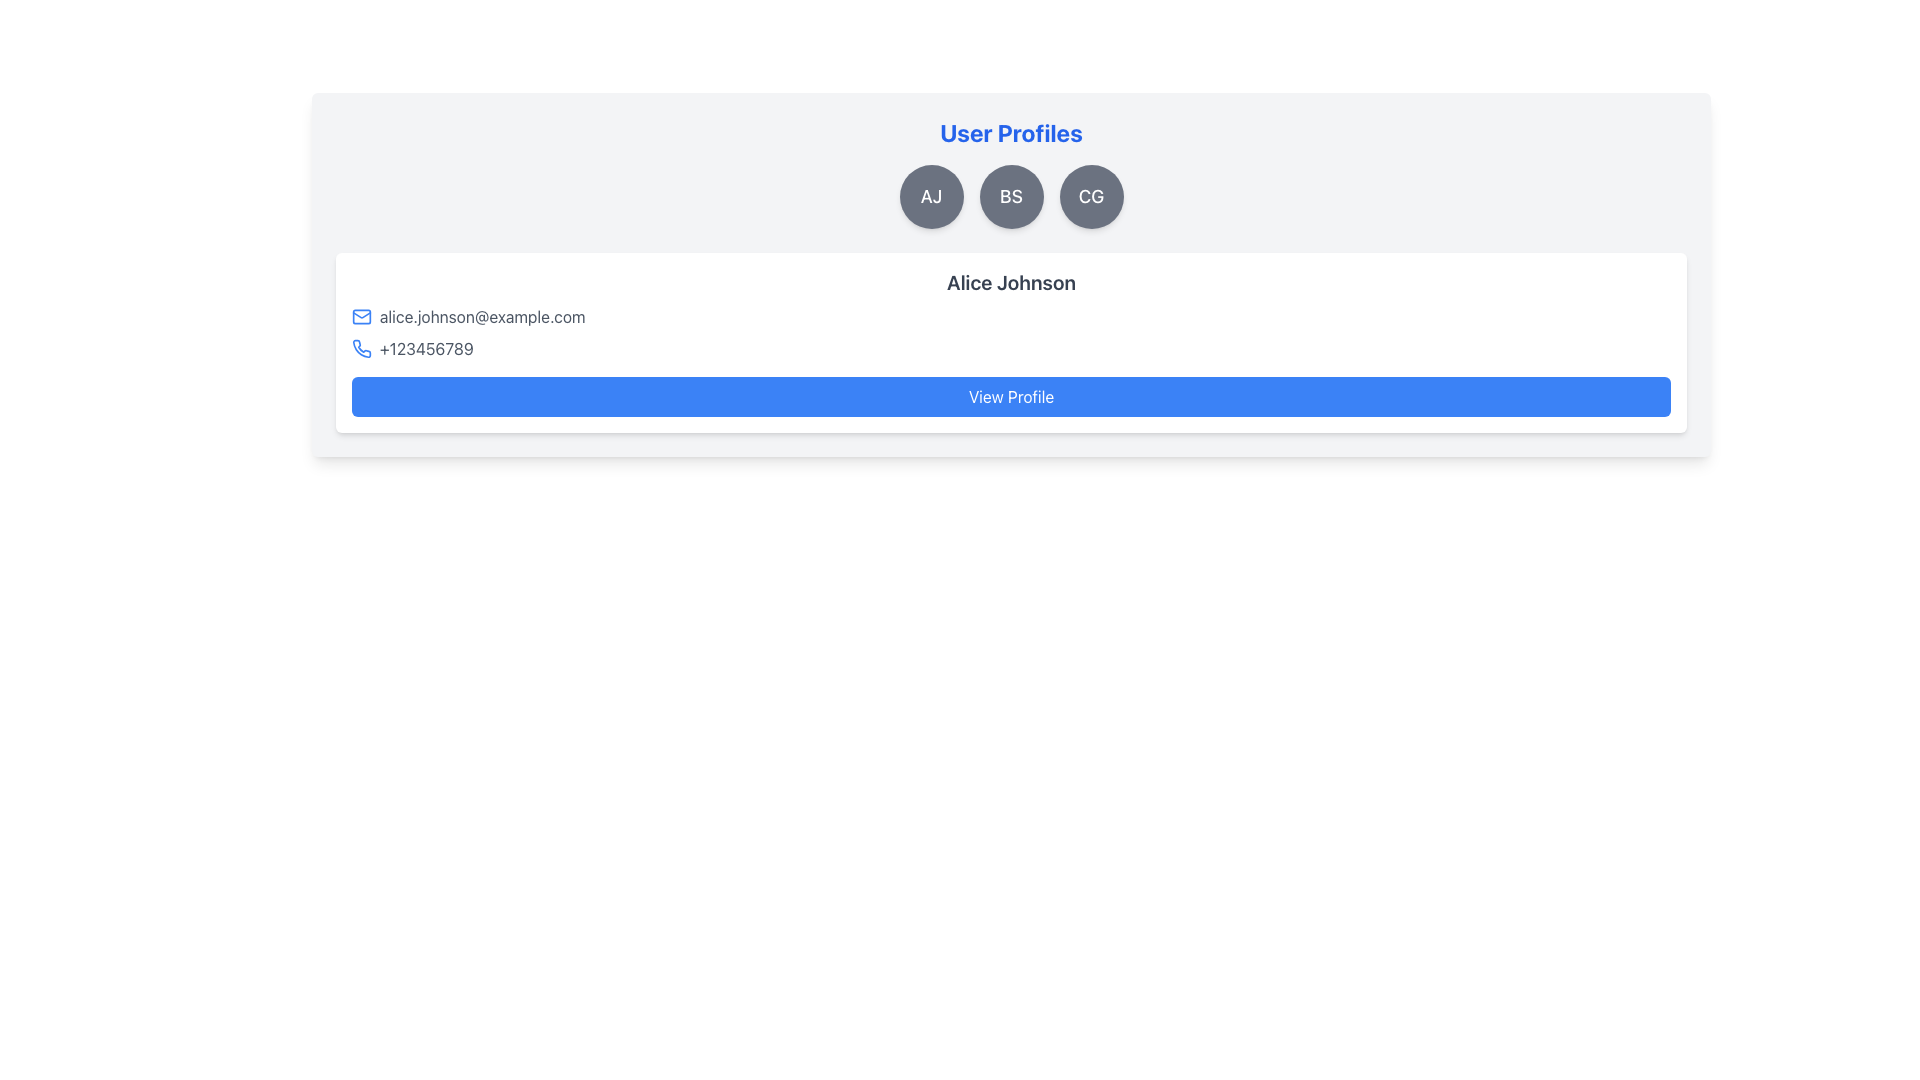 This screenshot has height=1080, width=1920. I want to click on the middle circular button labeled 'BS' for interaction, so click(1011, 196).